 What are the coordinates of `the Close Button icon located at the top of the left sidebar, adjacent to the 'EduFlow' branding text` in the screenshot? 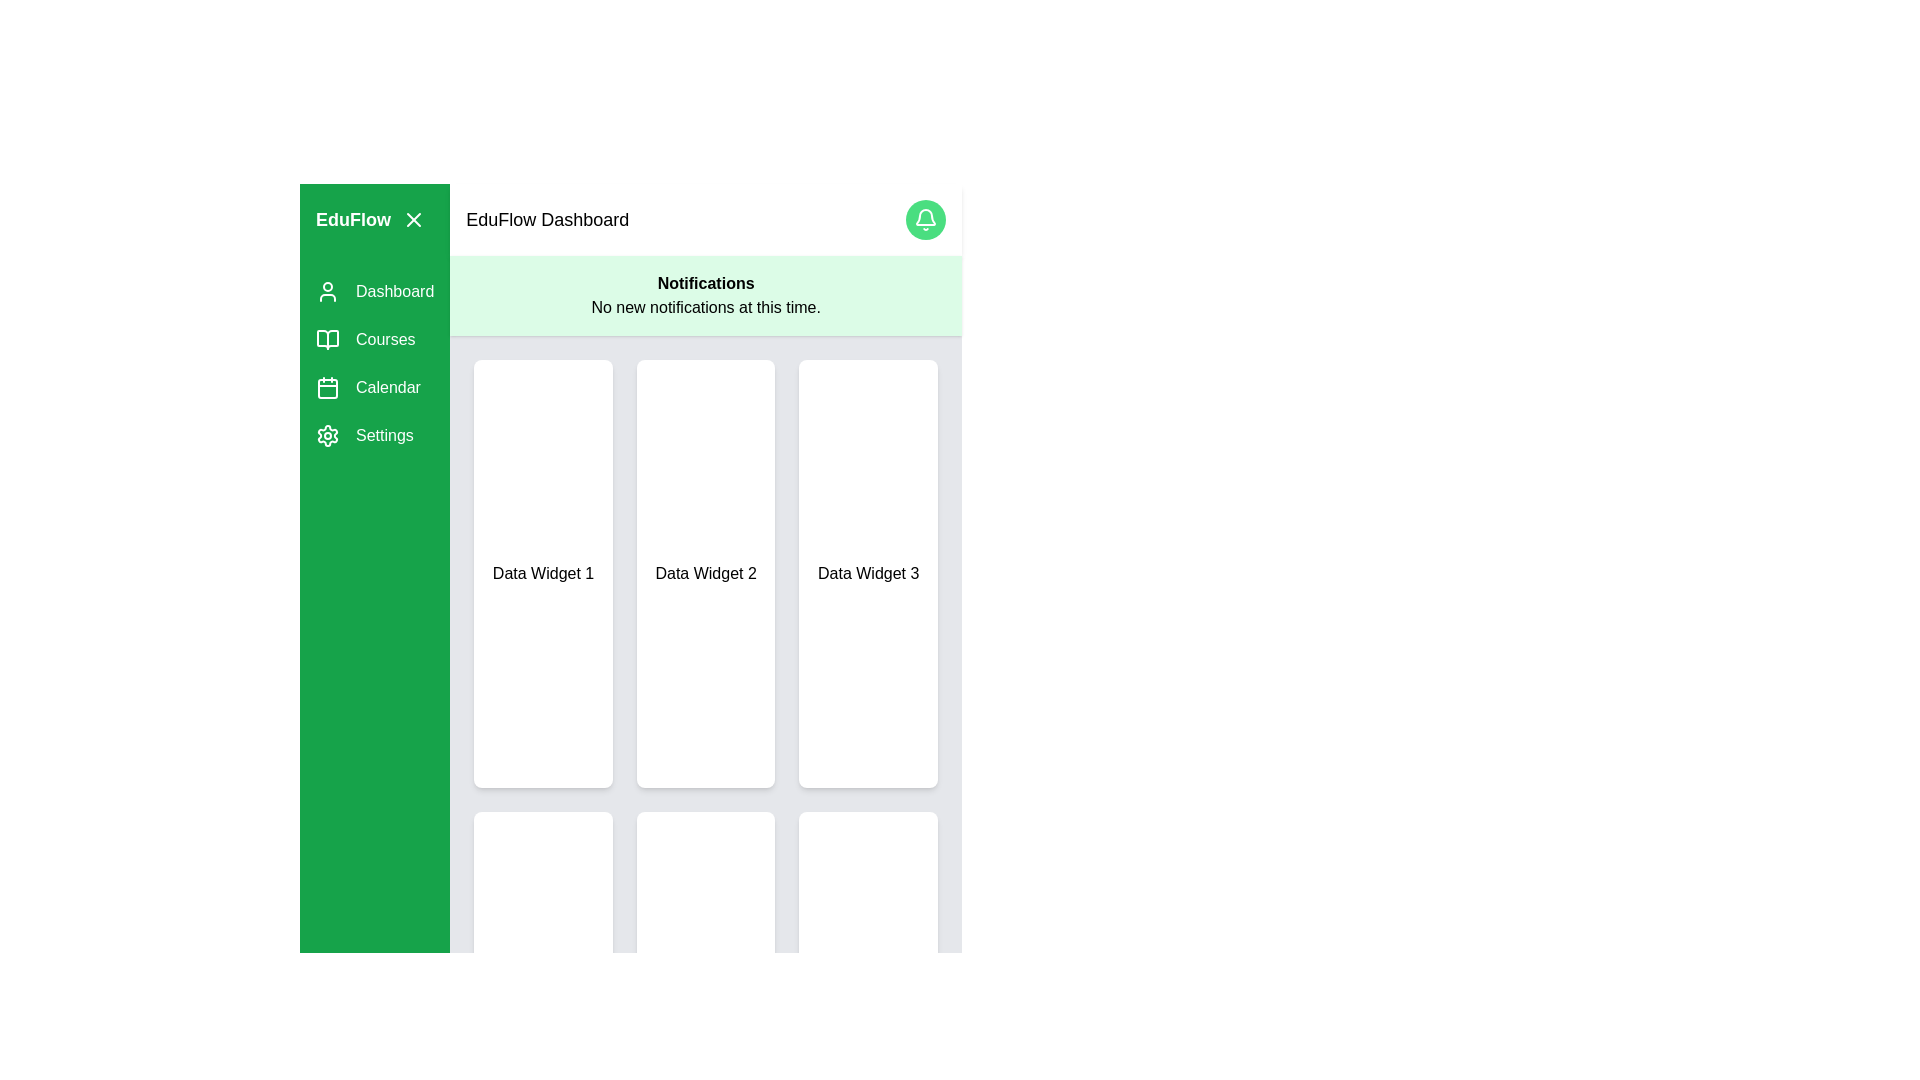 It's located at (413, 219).